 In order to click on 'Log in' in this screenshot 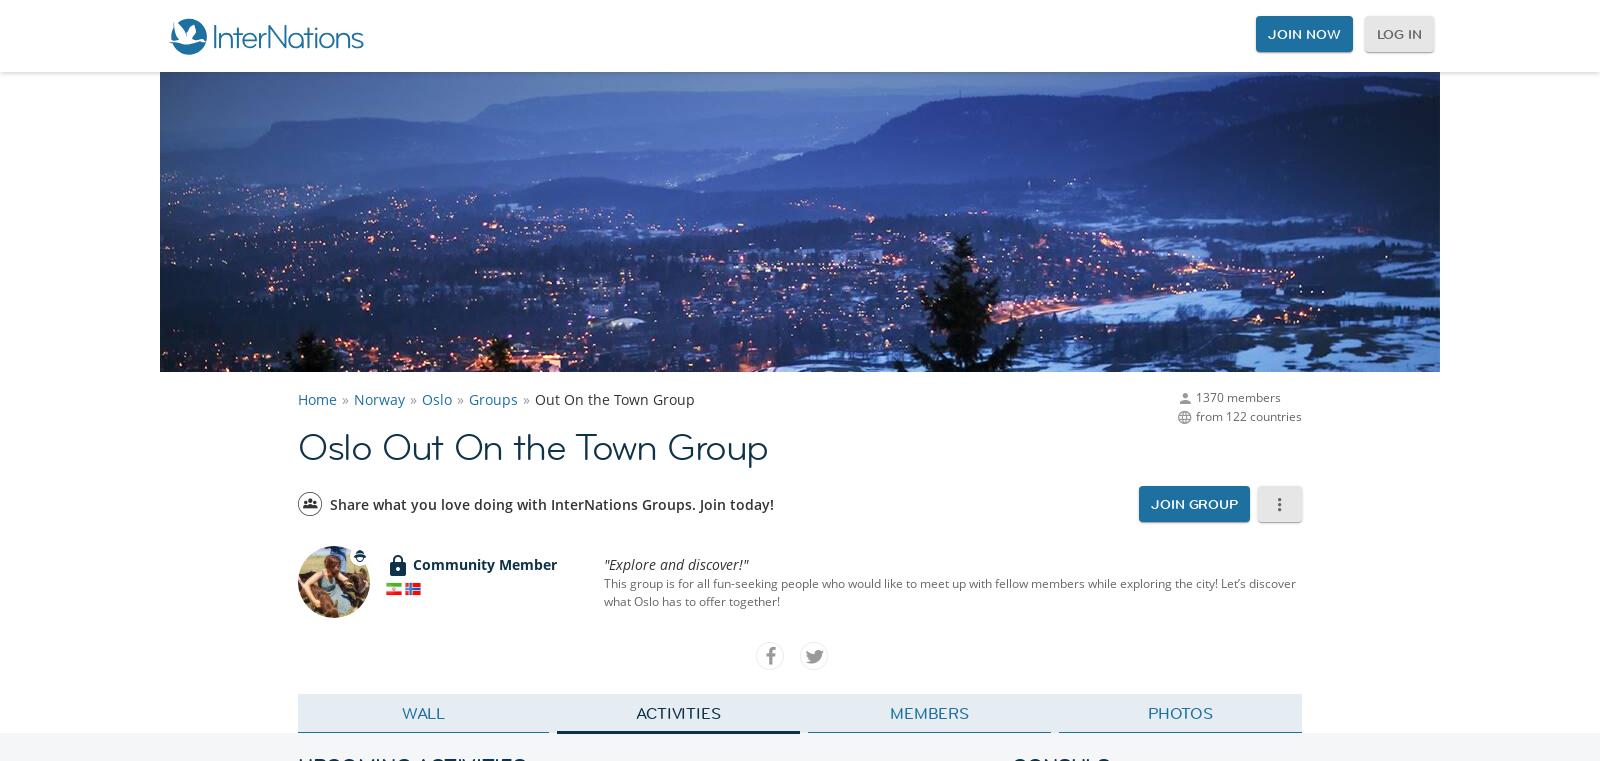, I will do `click(1398, 33)`.